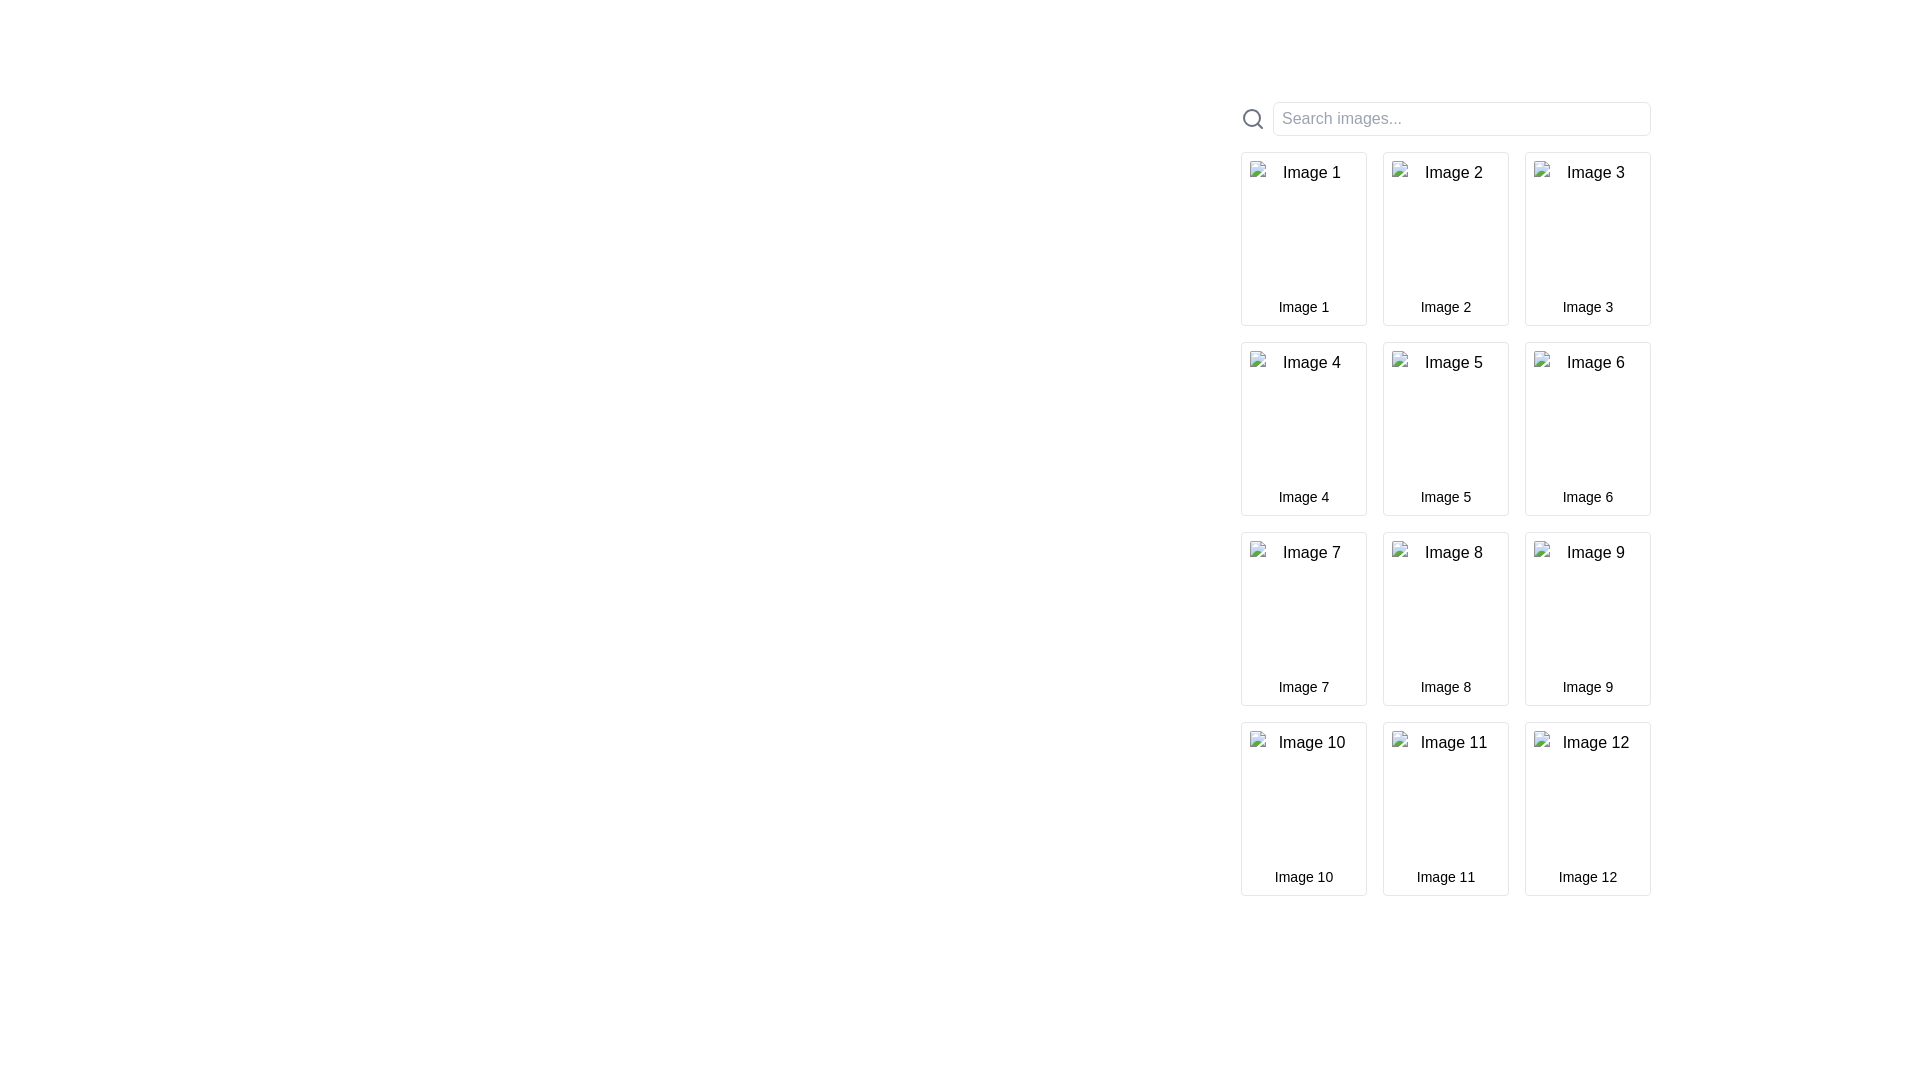 The height and width of the screenshot is (1080, 1920). What do you see at coordinates (1445, 238) in the screenshot?
I see `the second grid item` at bounding box center [1445, 238].